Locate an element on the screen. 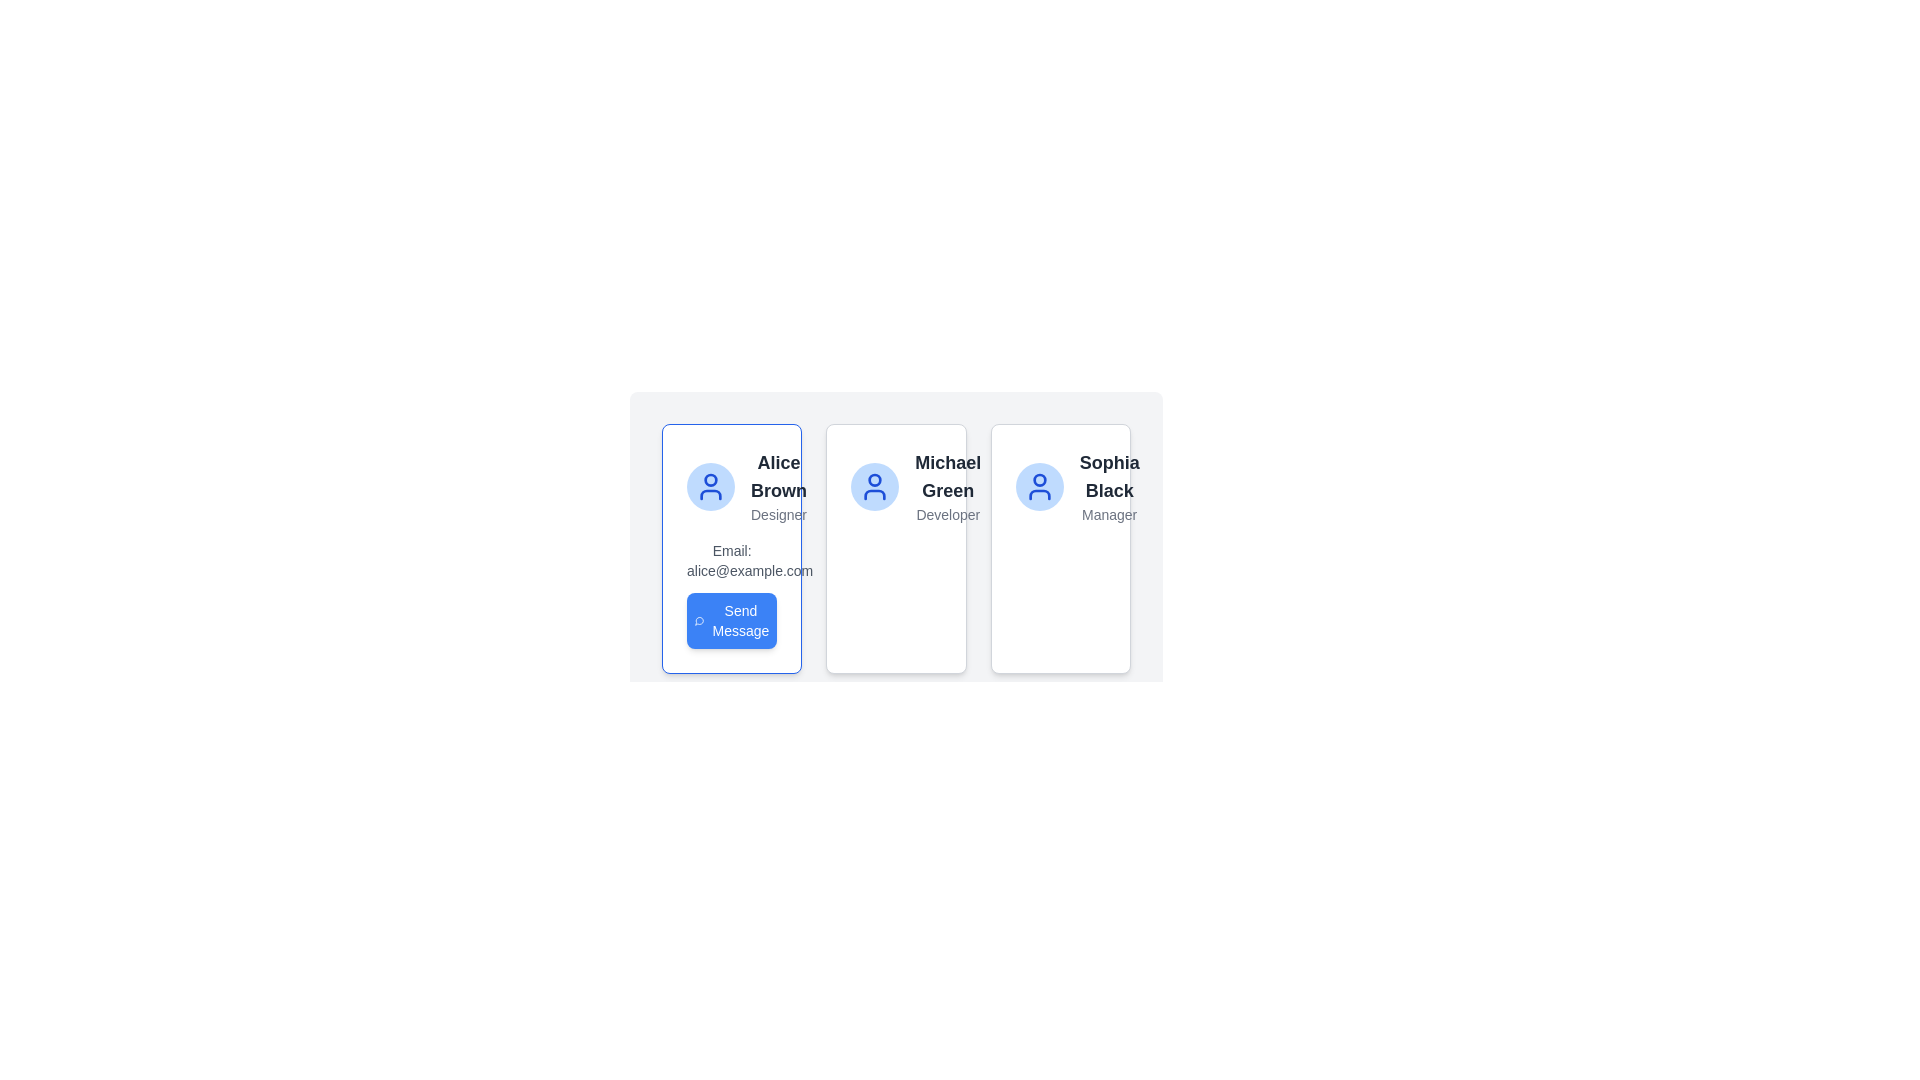  text of the Label displaying 'Michael Green' and 'Developer', which is located in the middle card of a group of cards, centered vertically and horizontally within its card is located at coordinates (947, 486).